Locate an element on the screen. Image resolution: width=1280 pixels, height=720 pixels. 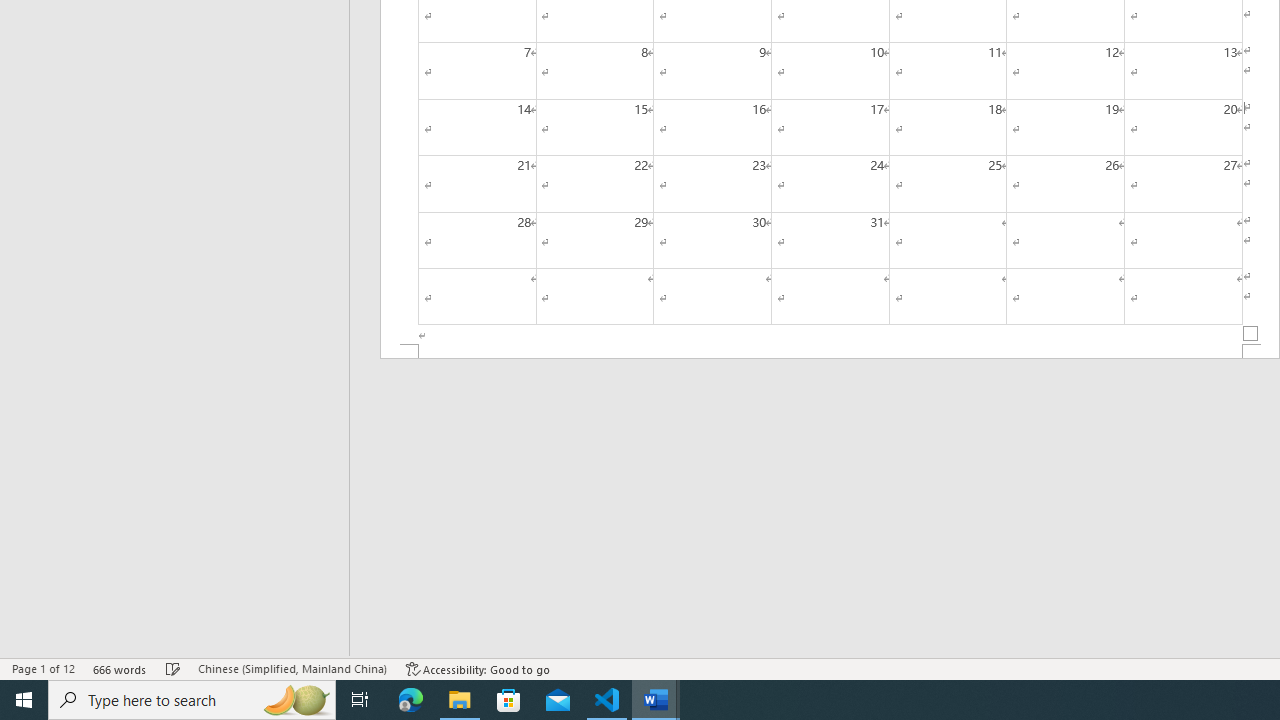
'Footer -Section 1-' is located at coordinates (830, 350).